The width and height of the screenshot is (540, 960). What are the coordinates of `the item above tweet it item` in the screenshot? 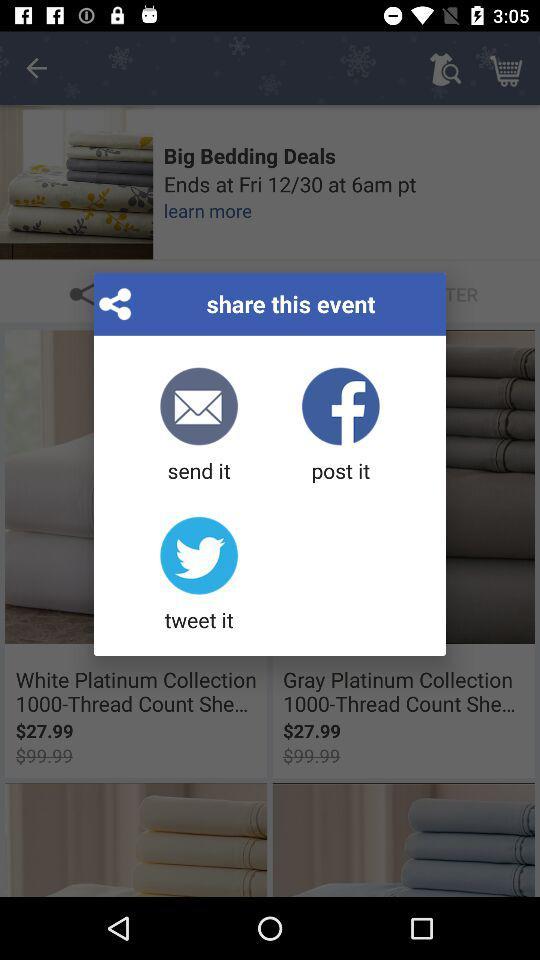 It's located at (199, 426).